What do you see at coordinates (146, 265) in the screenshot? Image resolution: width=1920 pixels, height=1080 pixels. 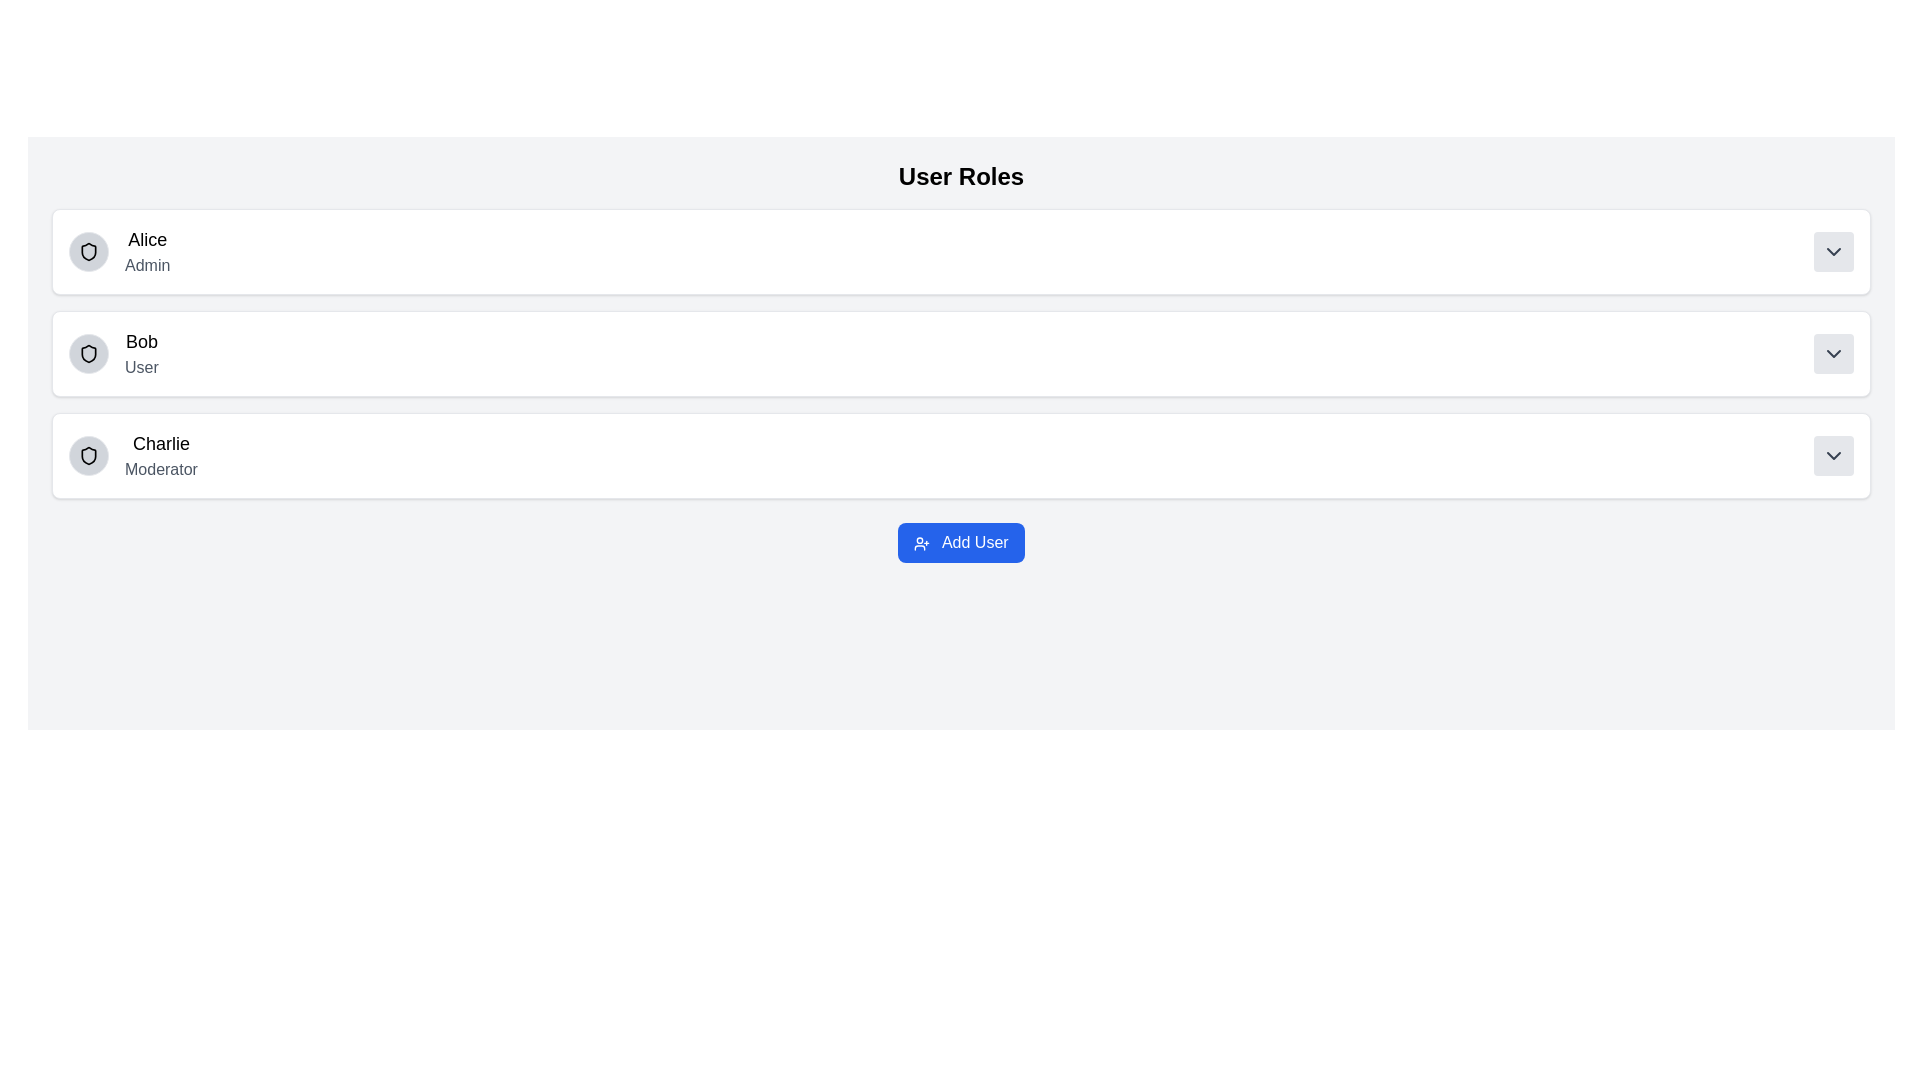 I see `the text label displaying 'Admin' in gray color, located directly below 'Alice' in the user details section` at bounding box center [146, 265].